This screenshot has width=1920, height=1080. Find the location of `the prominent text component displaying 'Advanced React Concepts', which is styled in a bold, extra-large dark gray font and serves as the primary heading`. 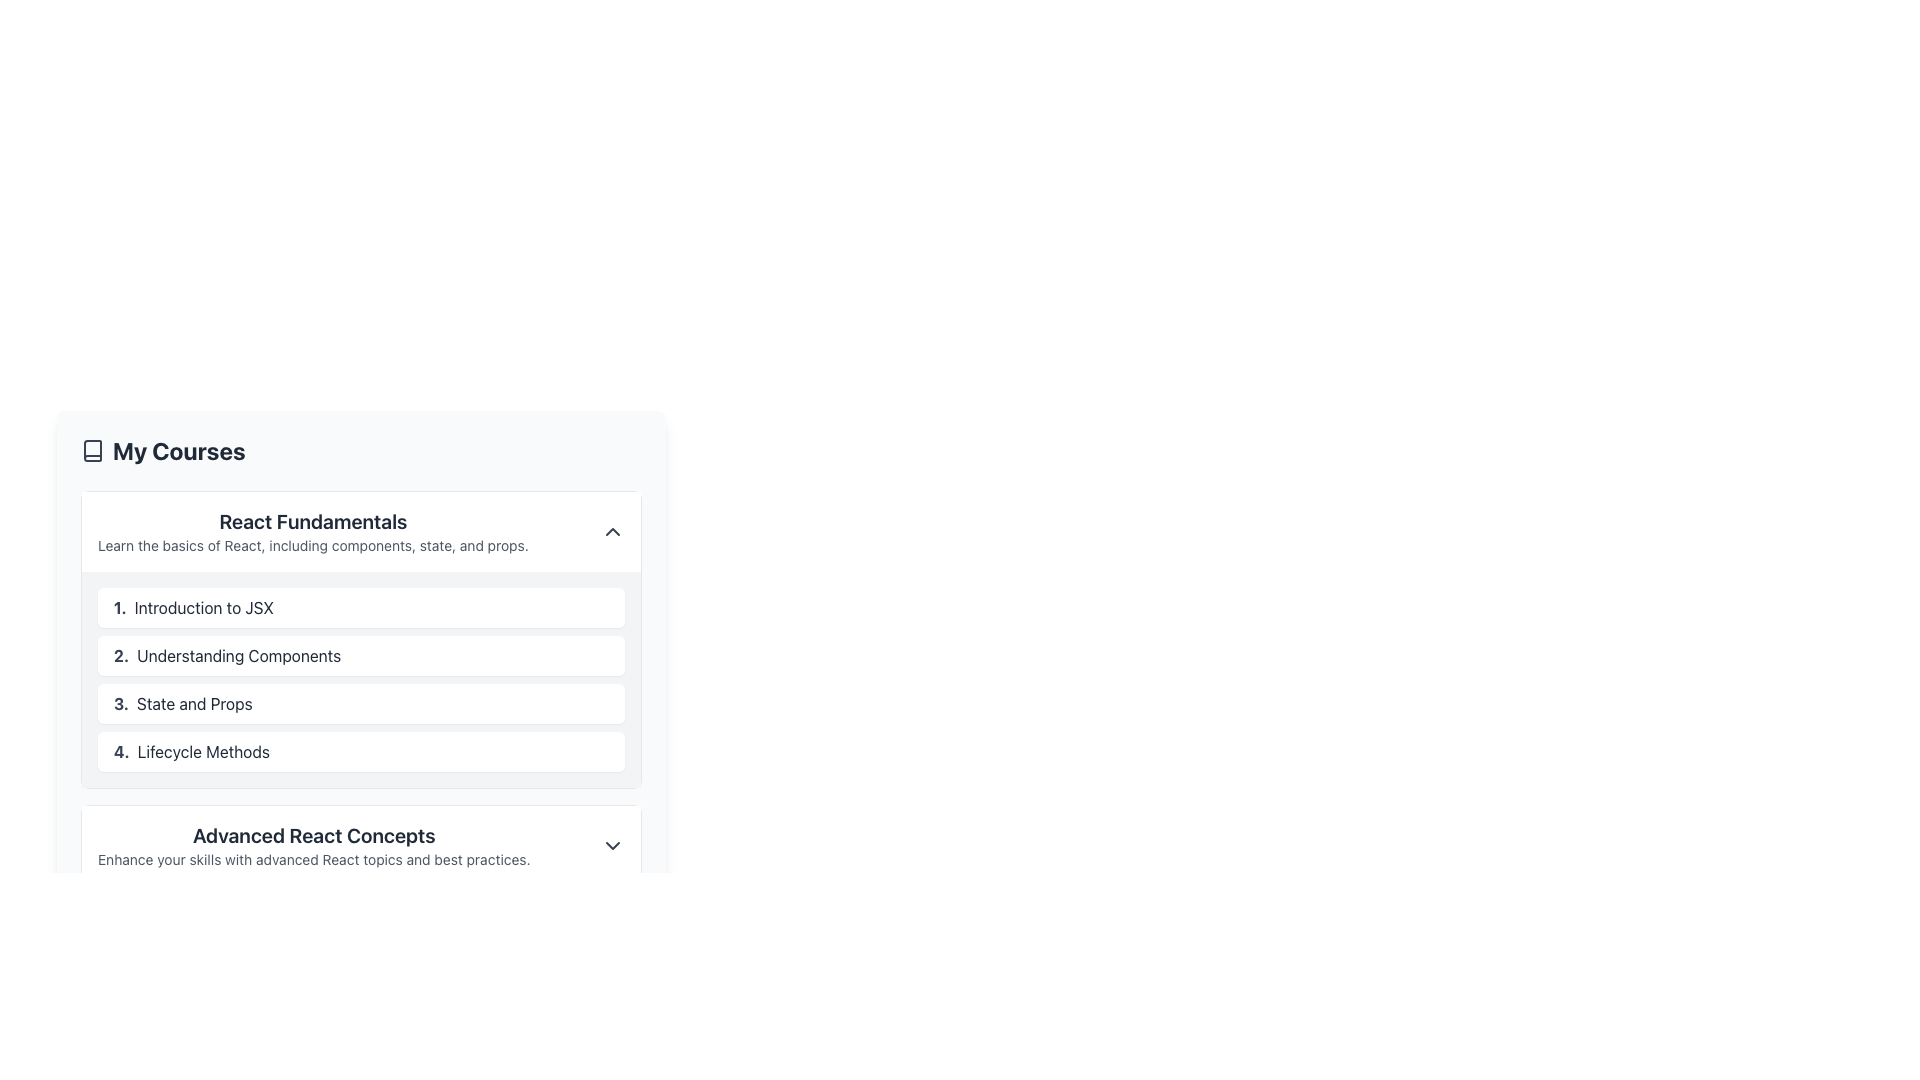

the prominent text component displaying 'Advanced React Concepts', which is styled in a bold, extra-large dark gray font and serves as the primary heading is located at coordinates (313, 836).